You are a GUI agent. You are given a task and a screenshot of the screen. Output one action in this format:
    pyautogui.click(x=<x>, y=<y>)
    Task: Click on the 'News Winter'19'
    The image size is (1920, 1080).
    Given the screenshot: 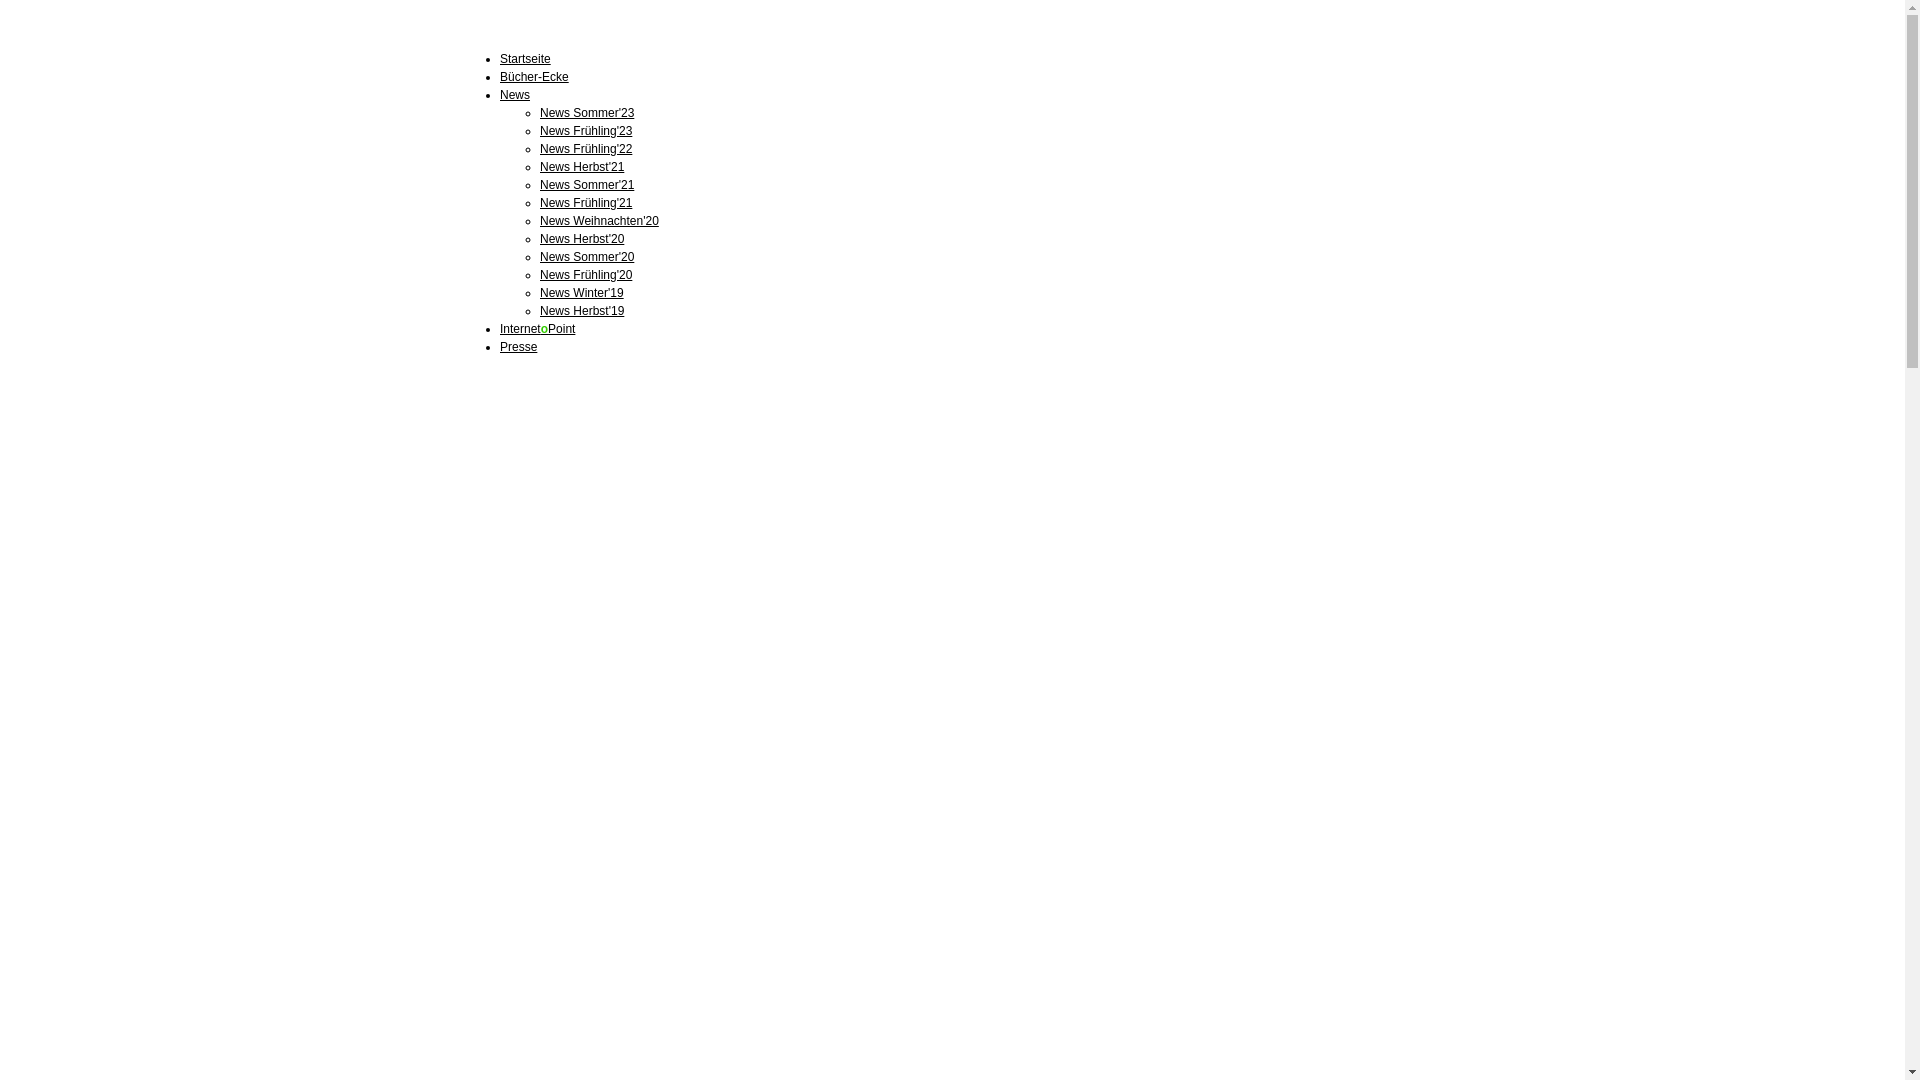 What is the action you would take?
    pyautogui.click(x=580, y=293)
    